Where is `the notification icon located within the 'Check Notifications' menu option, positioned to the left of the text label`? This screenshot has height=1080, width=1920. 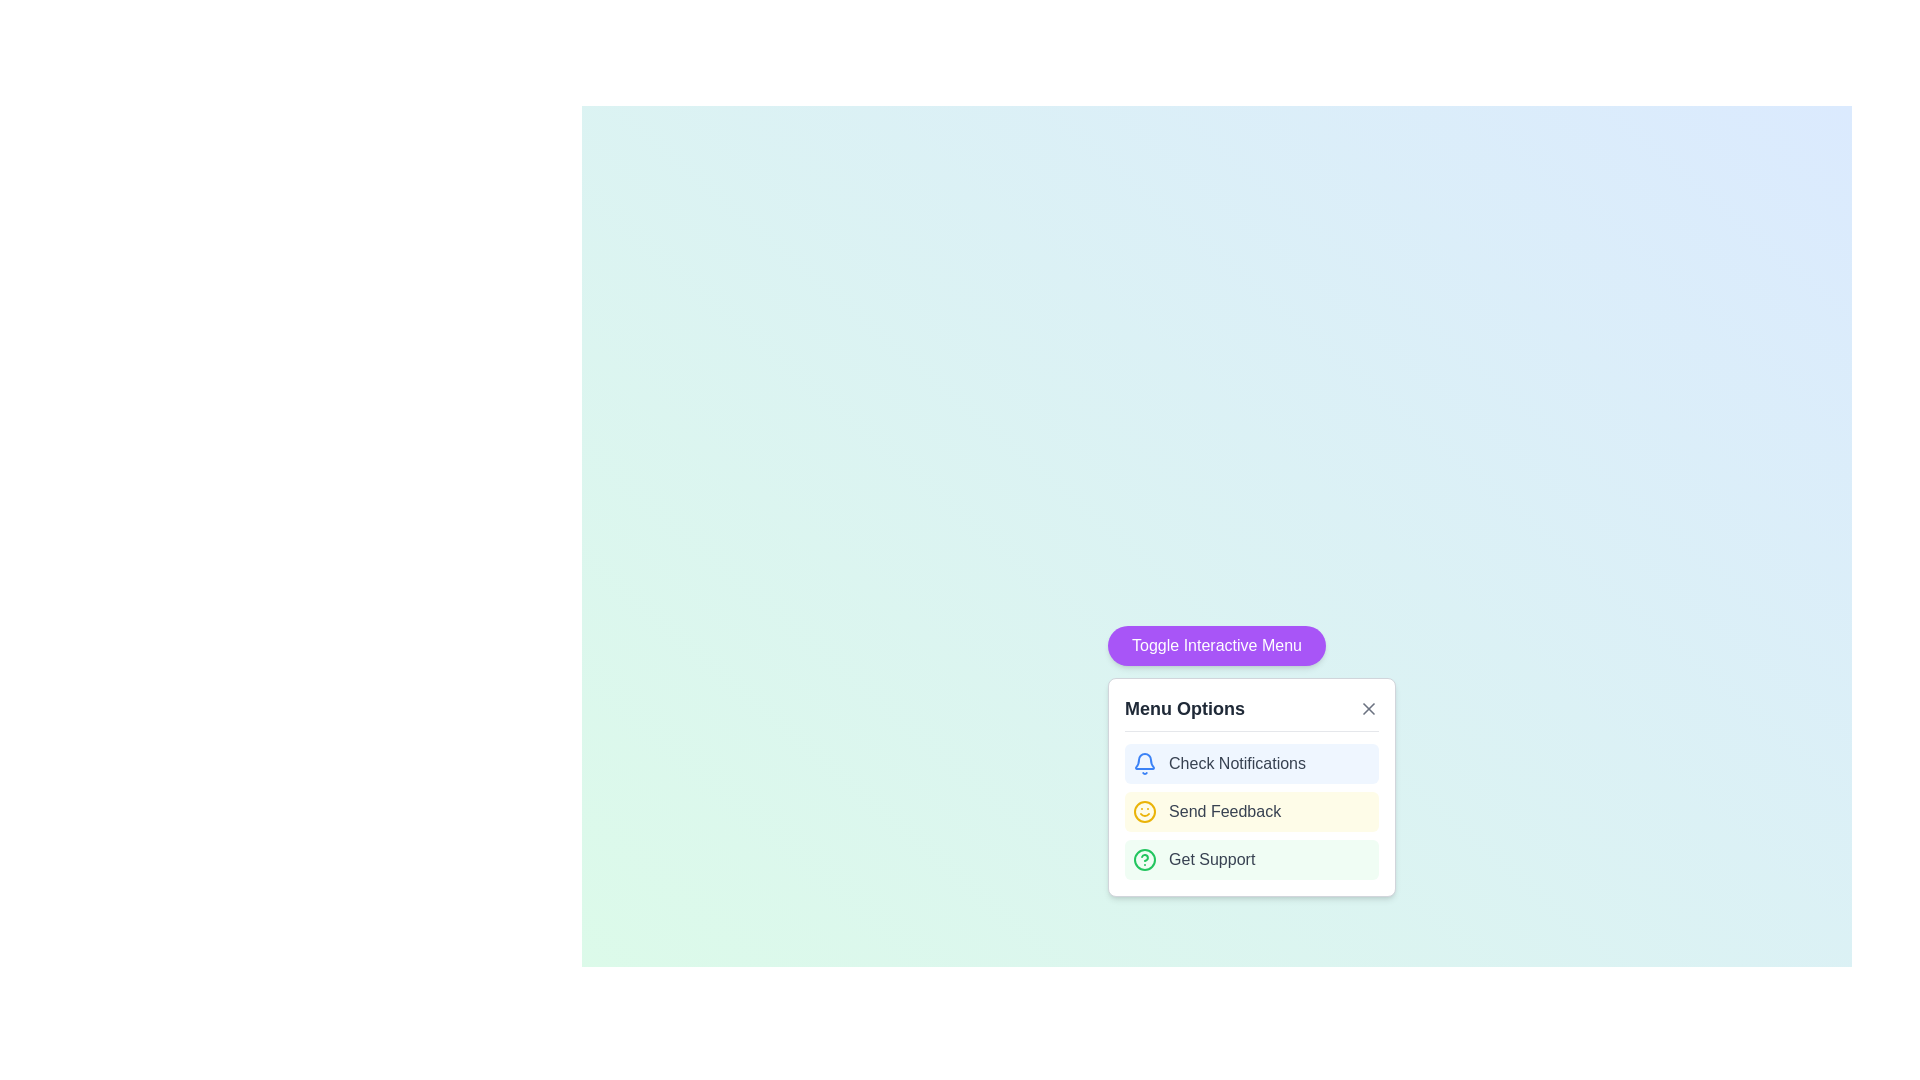 the notification icon located within the 'Check Notifications' menu option, positioned to the left of the text label is located at coordinates (1145, 763).